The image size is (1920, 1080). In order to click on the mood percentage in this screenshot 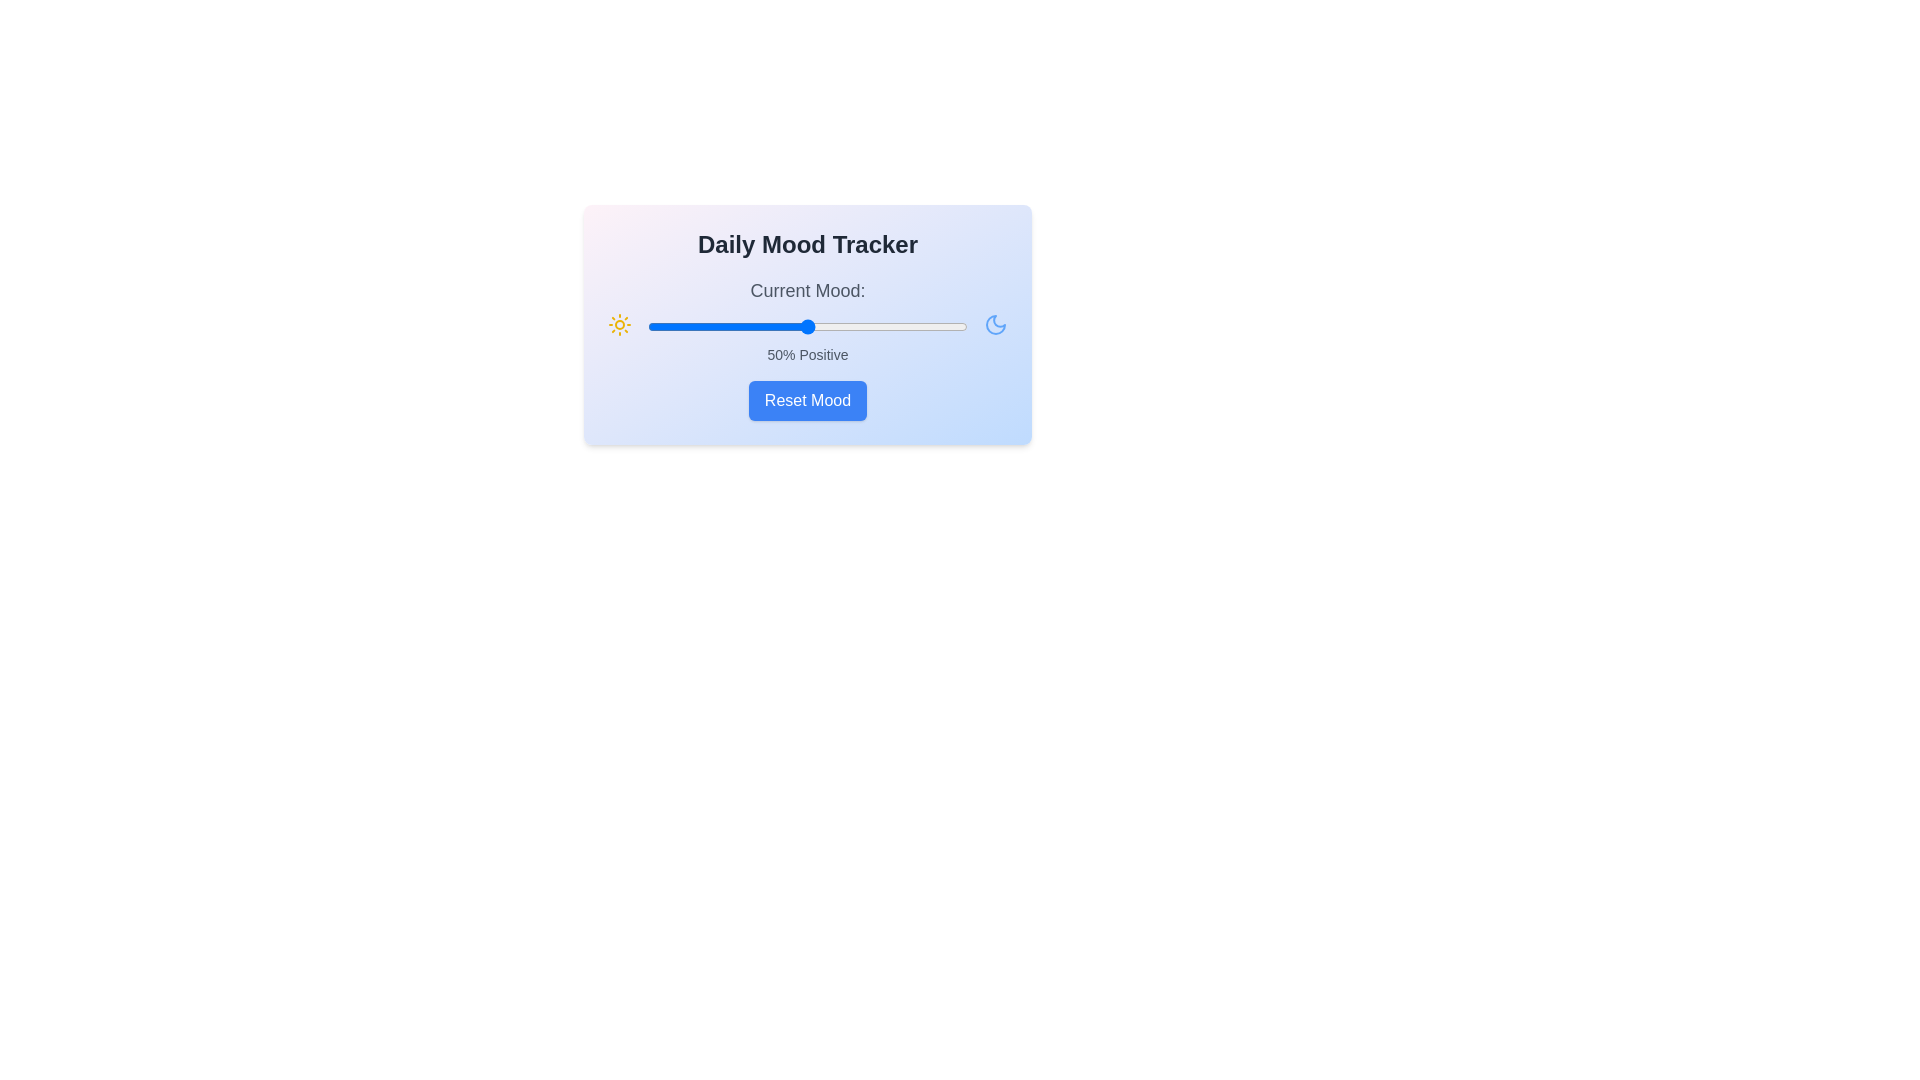, I will do `click(855, 326)`.